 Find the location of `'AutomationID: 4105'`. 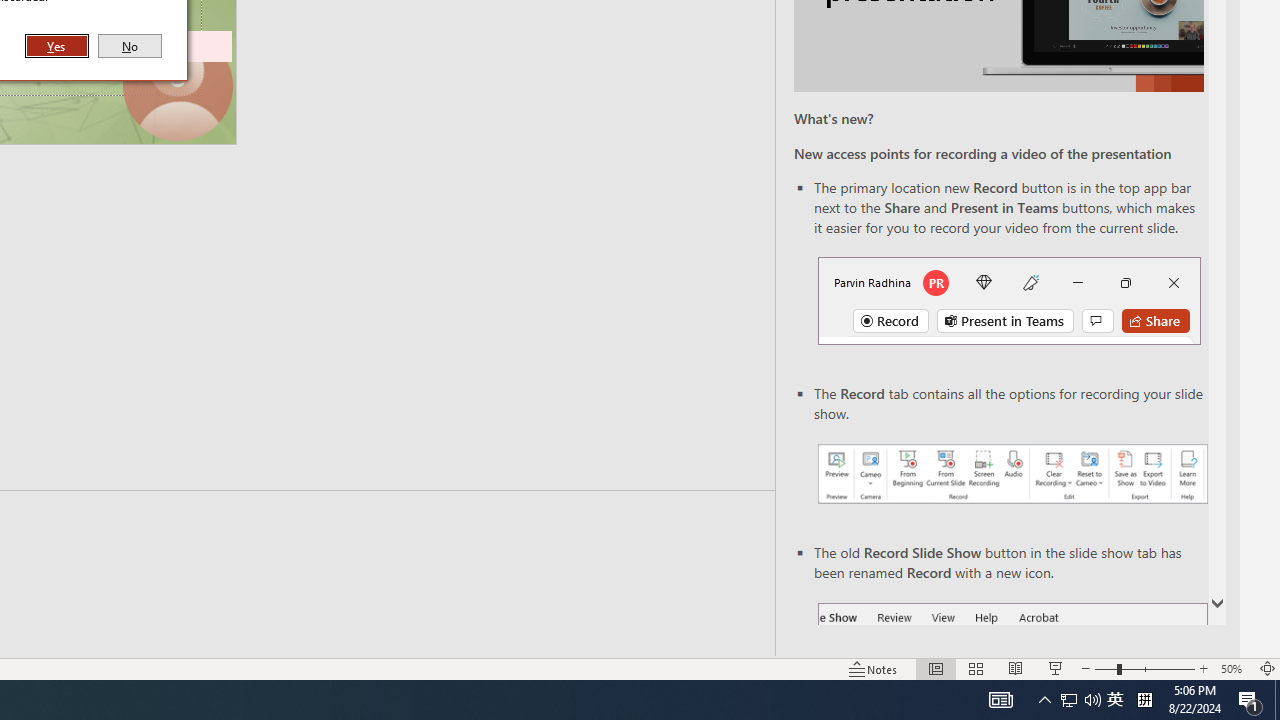

'AutomationID: 4105' is located at coordinates (1000, 698).